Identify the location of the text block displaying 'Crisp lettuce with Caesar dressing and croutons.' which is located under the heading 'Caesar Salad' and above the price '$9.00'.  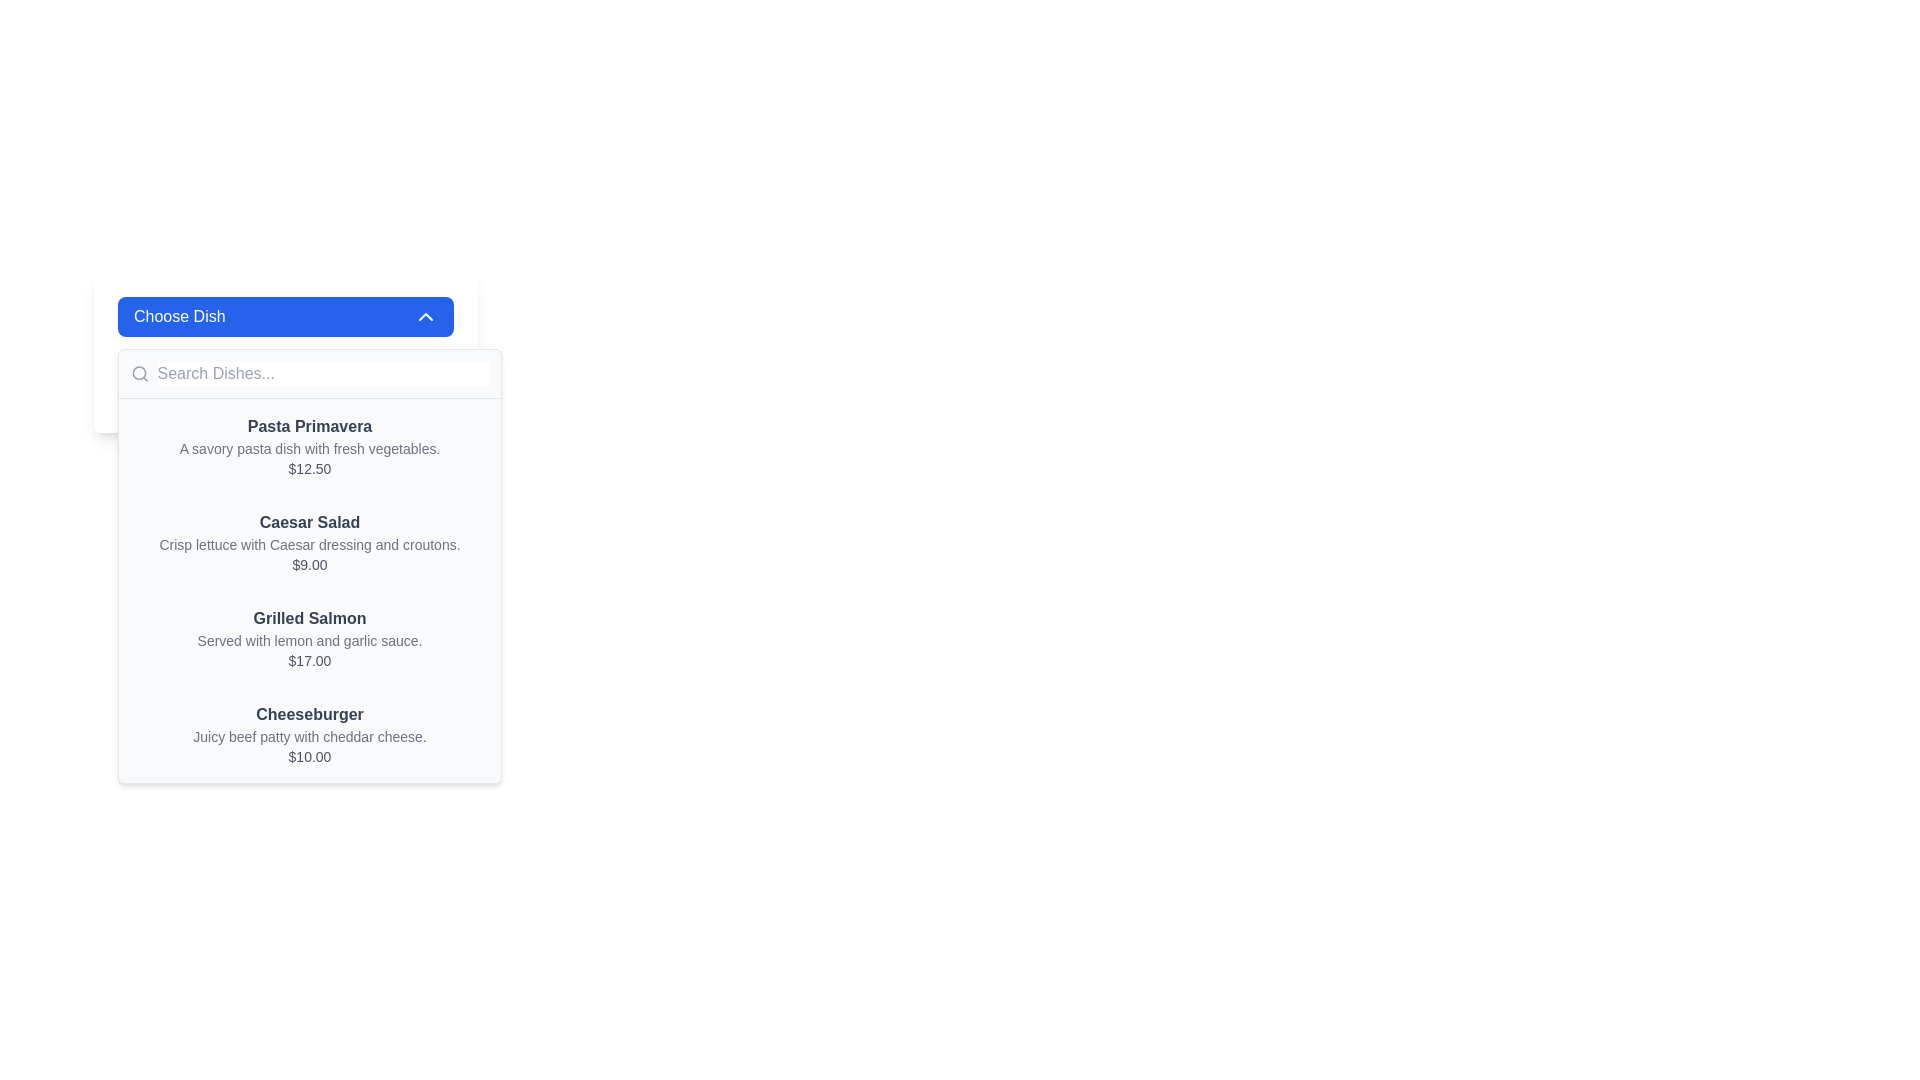
(309, 544).